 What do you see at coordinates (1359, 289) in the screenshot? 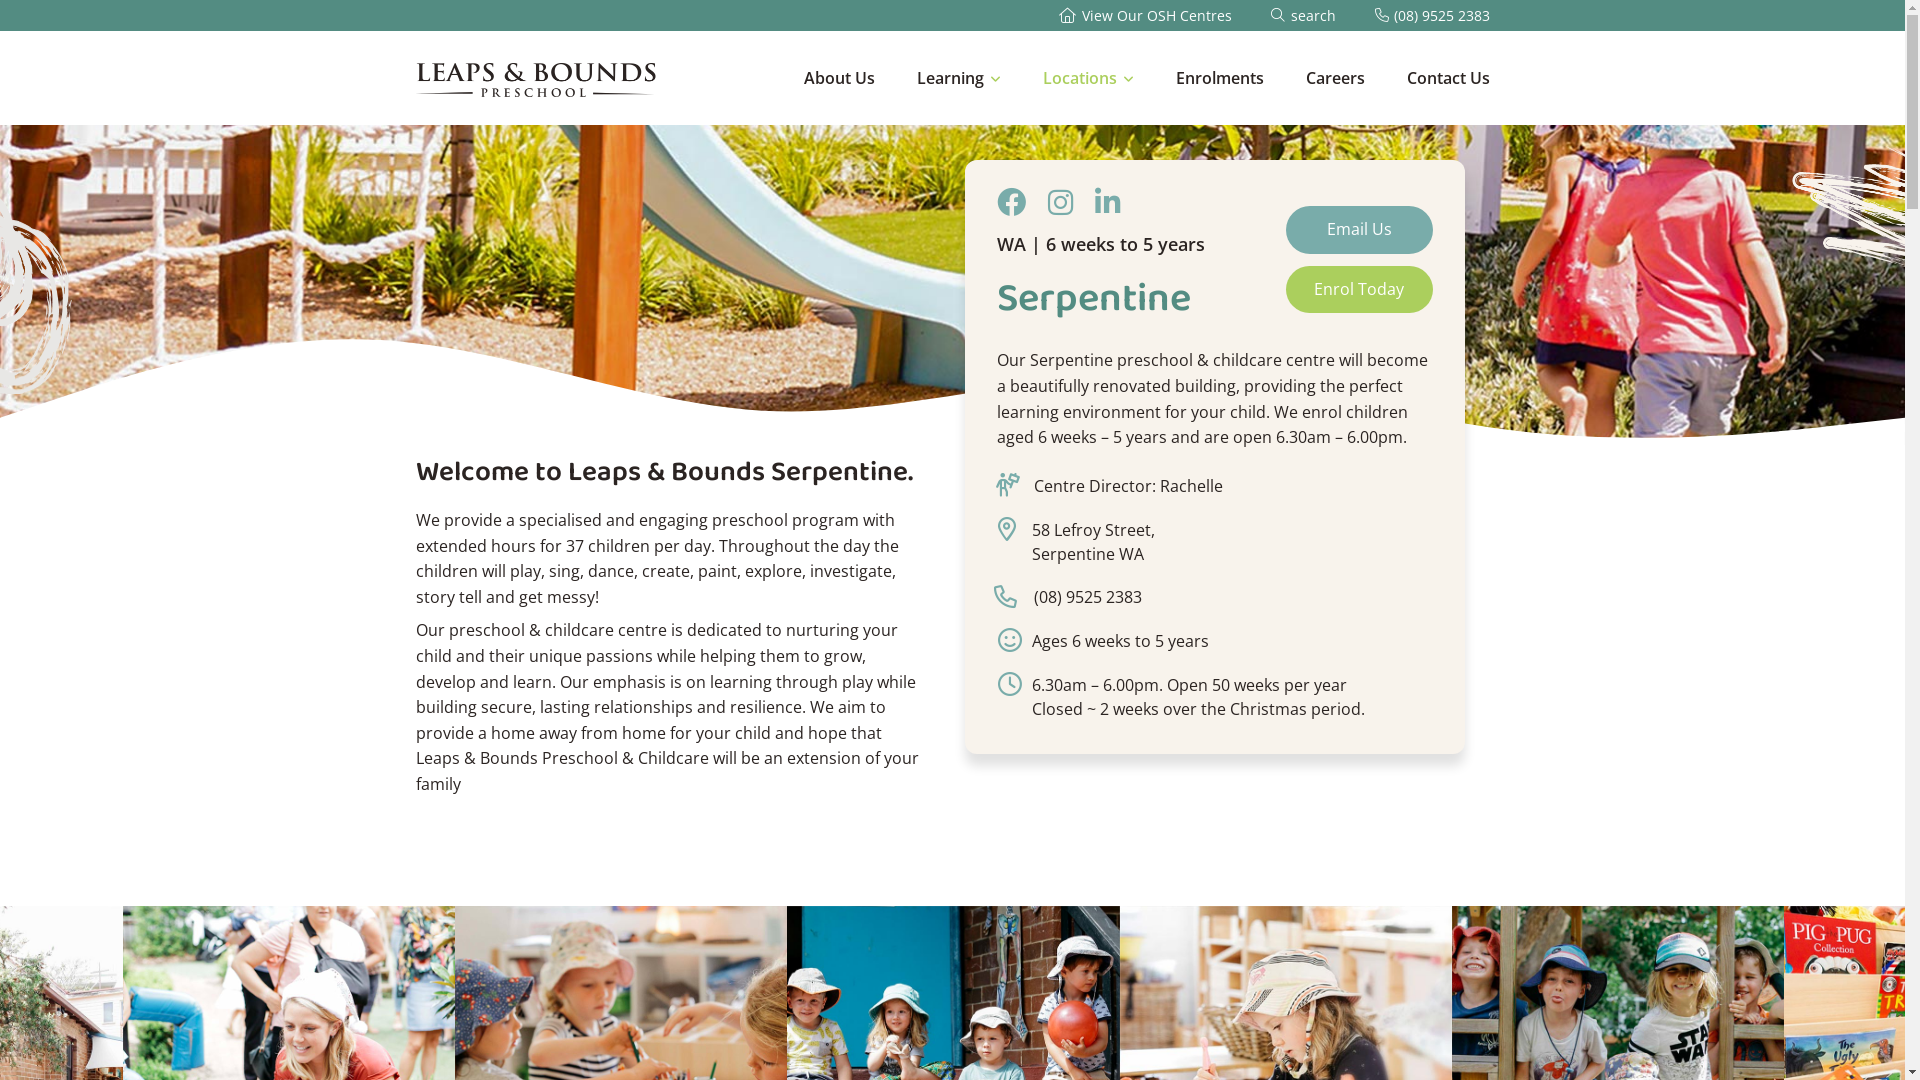
I see `'Enrol Today'` at bounding box center [1359, 289].